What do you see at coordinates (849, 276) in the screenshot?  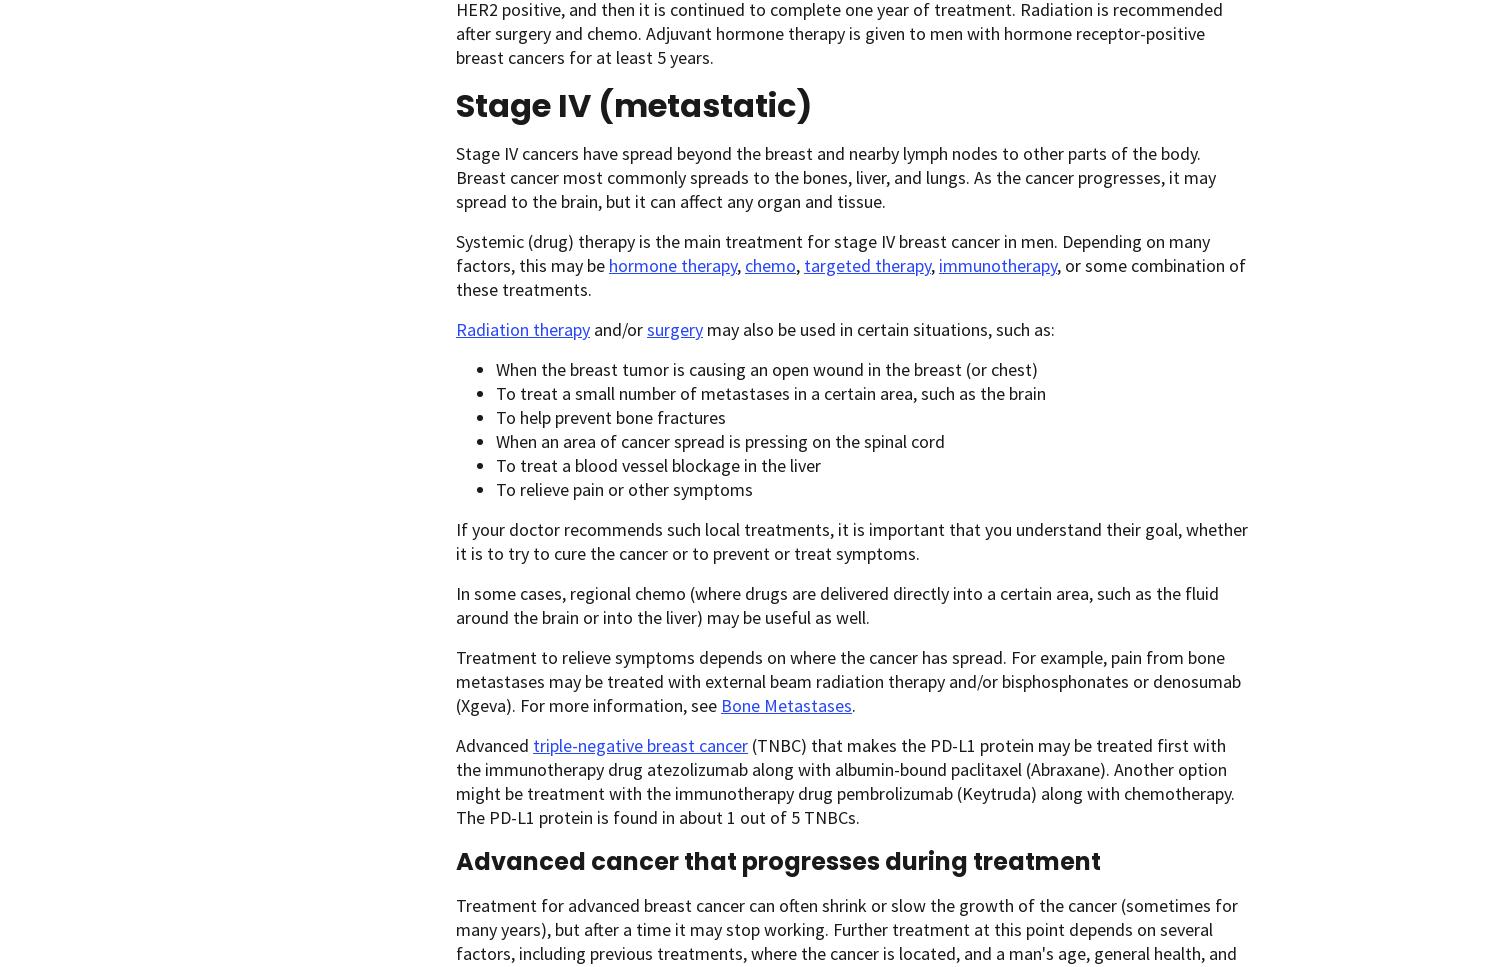 I see `', or some combination of these treatments.'` at bounding box center [849, 276].